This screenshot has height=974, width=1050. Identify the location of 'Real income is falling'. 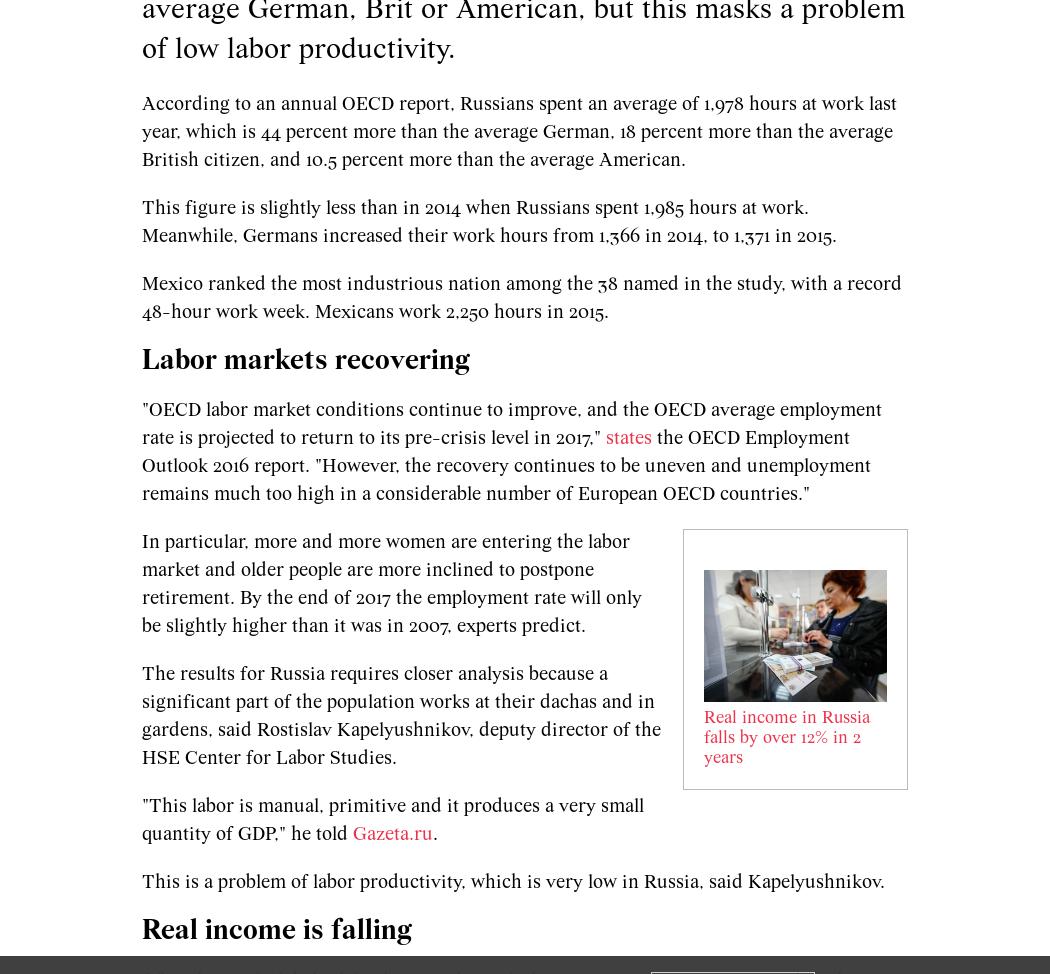
(275, 929).